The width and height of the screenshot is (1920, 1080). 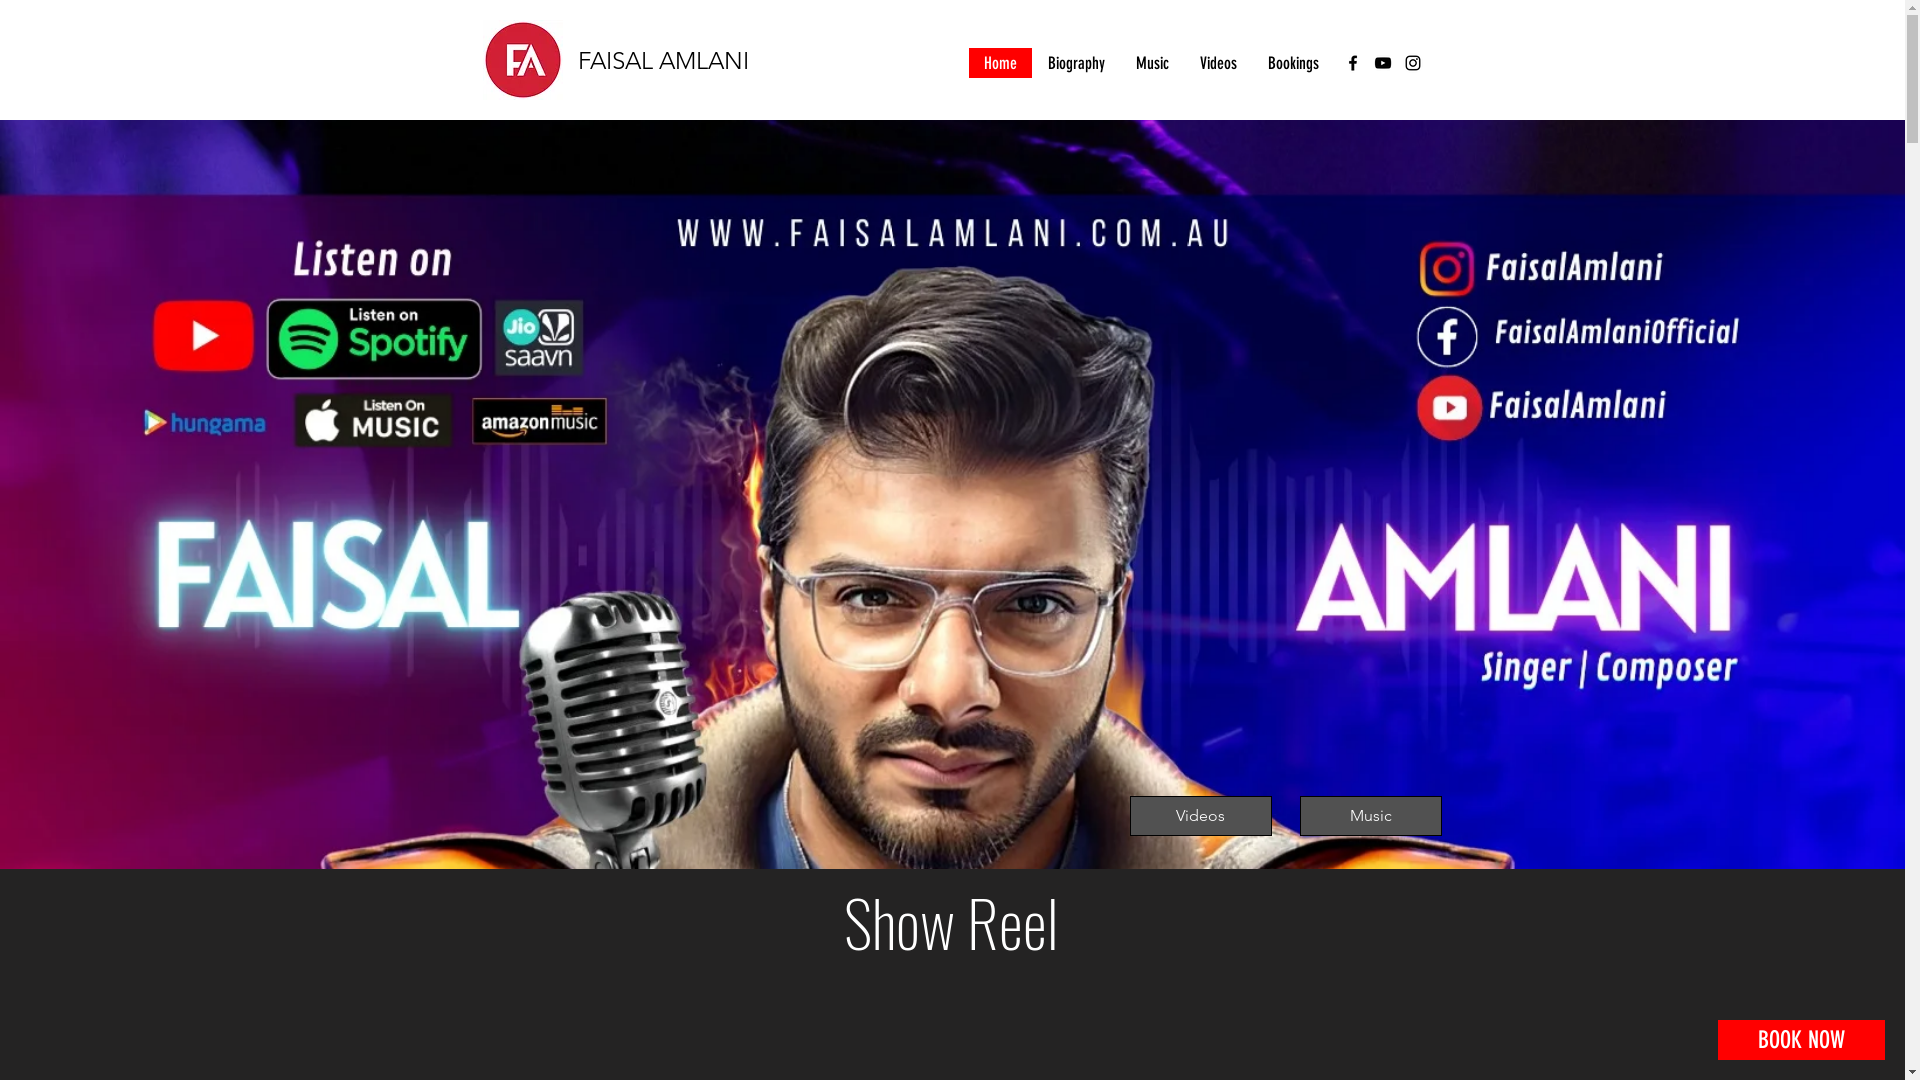 I want to click on 'Biography', so click(x=1074, y=61).